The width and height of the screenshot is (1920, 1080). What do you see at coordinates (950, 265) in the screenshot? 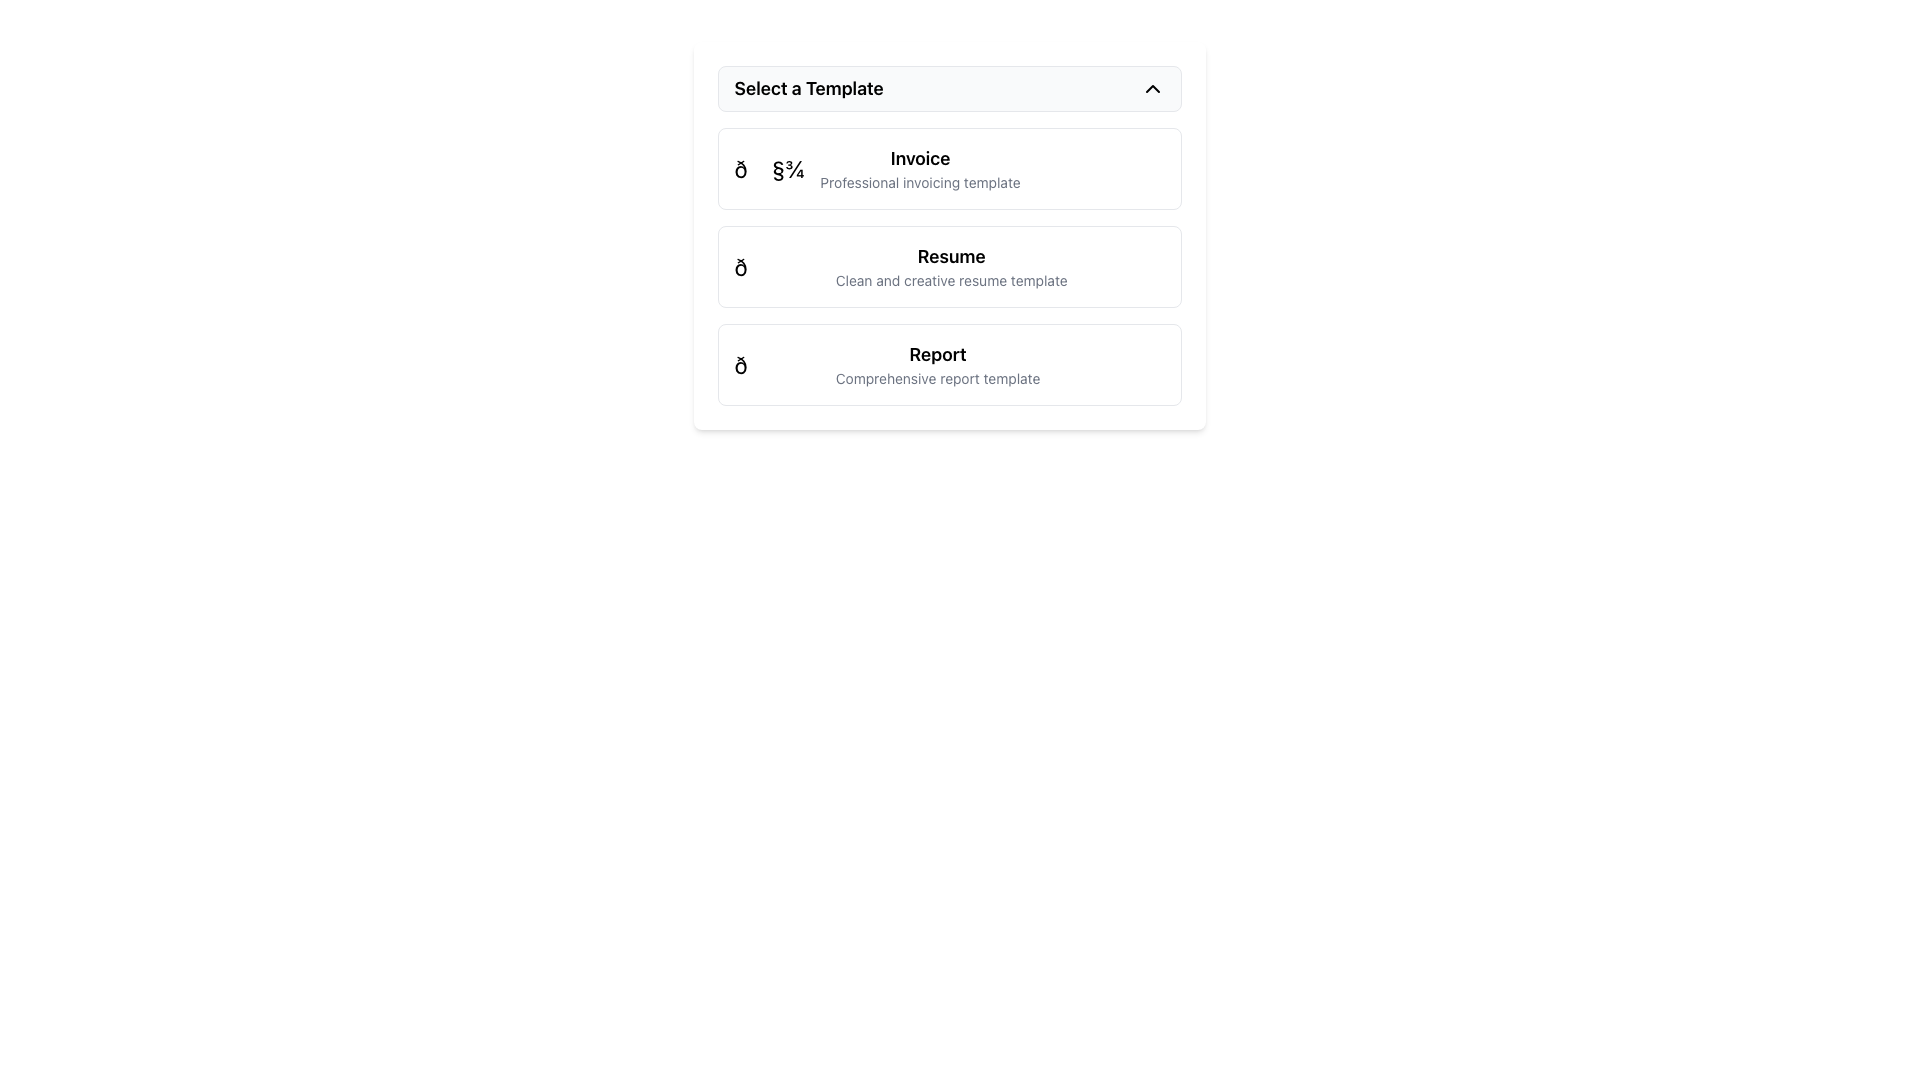
I see `the second option in the list under 'Select a Template'` at bounding box center [950, 265].